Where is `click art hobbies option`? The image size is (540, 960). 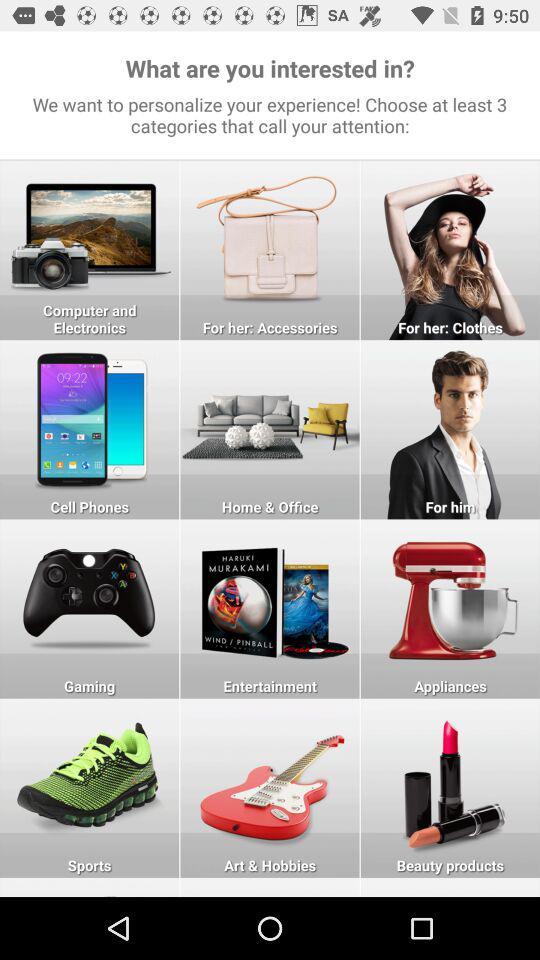
click art hobbies option is located at coordinates (270, 788).